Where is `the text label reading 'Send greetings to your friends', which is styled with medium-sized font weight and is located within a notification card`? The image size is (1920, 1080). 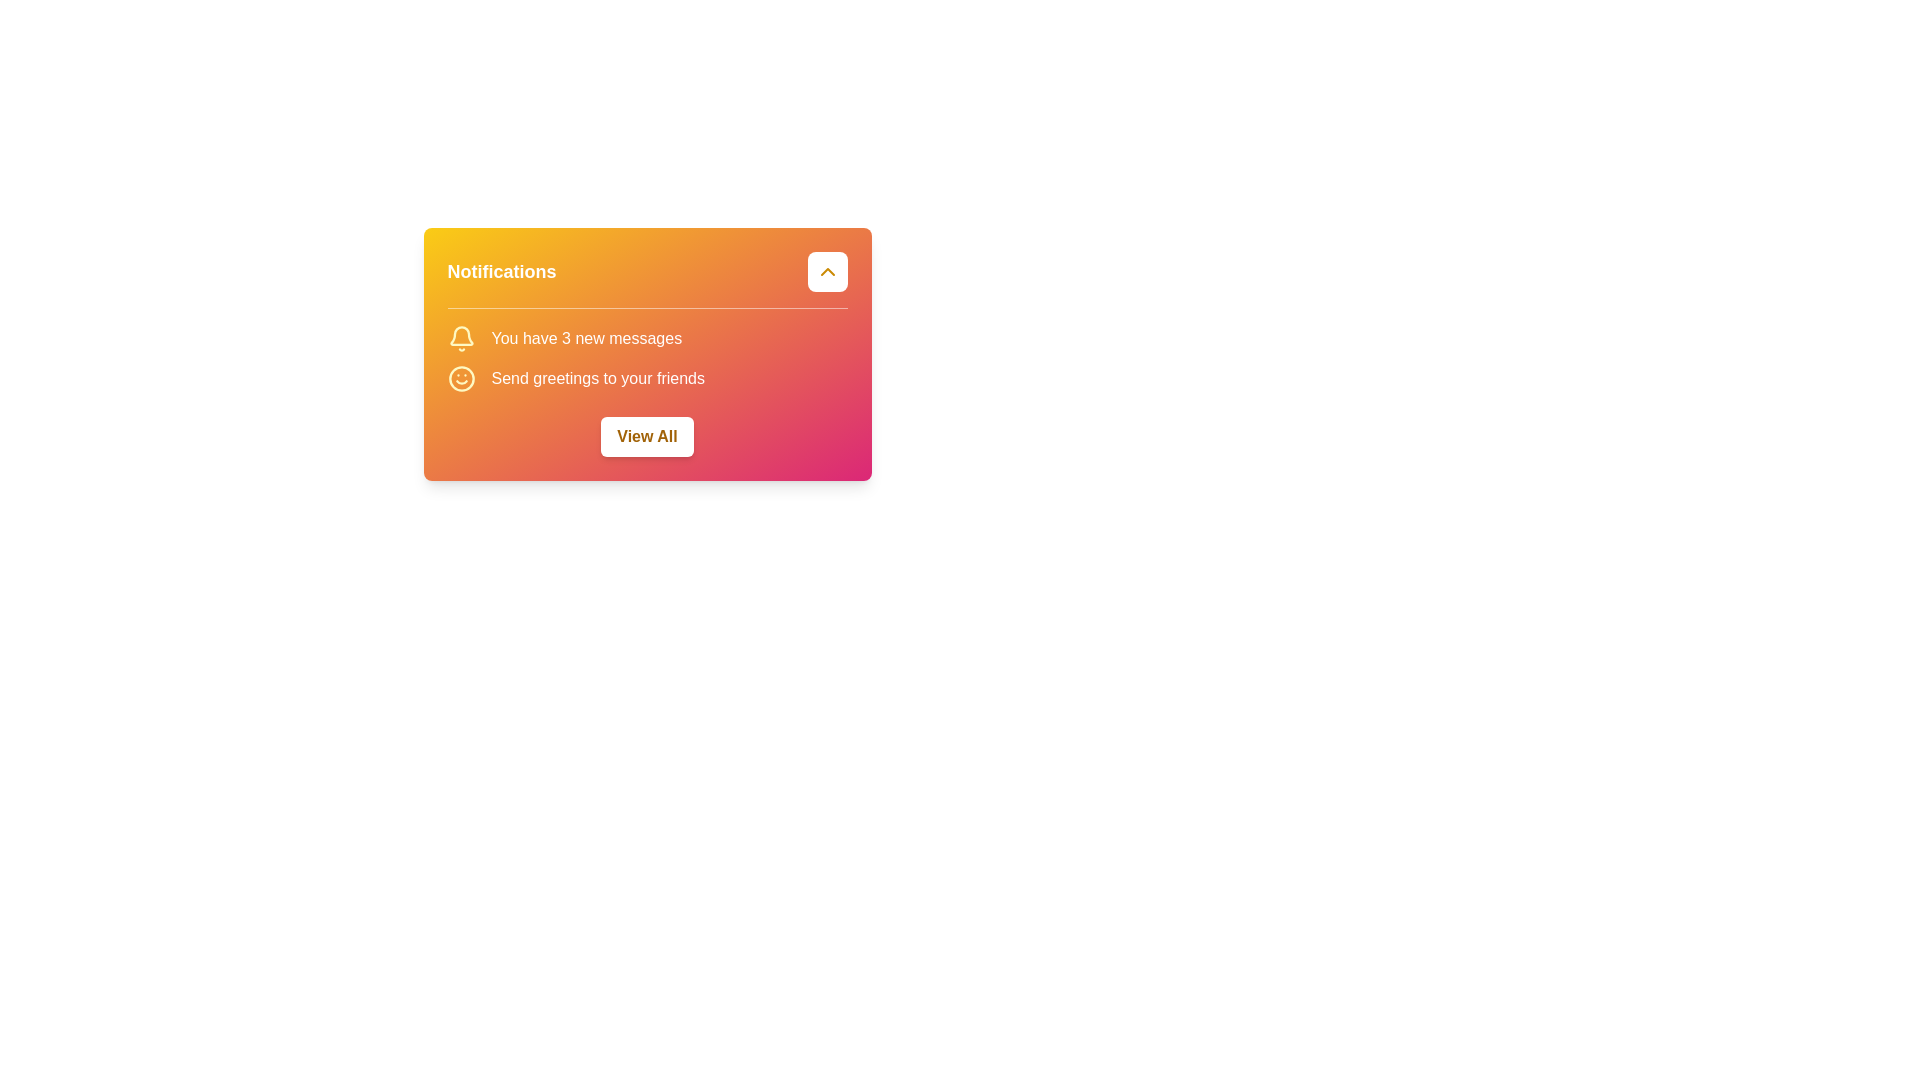 the text label reading 'Send greetings to your friends', which is styled with medium-sized font weight and is located within a notification card is located at coordinates (597, 378).